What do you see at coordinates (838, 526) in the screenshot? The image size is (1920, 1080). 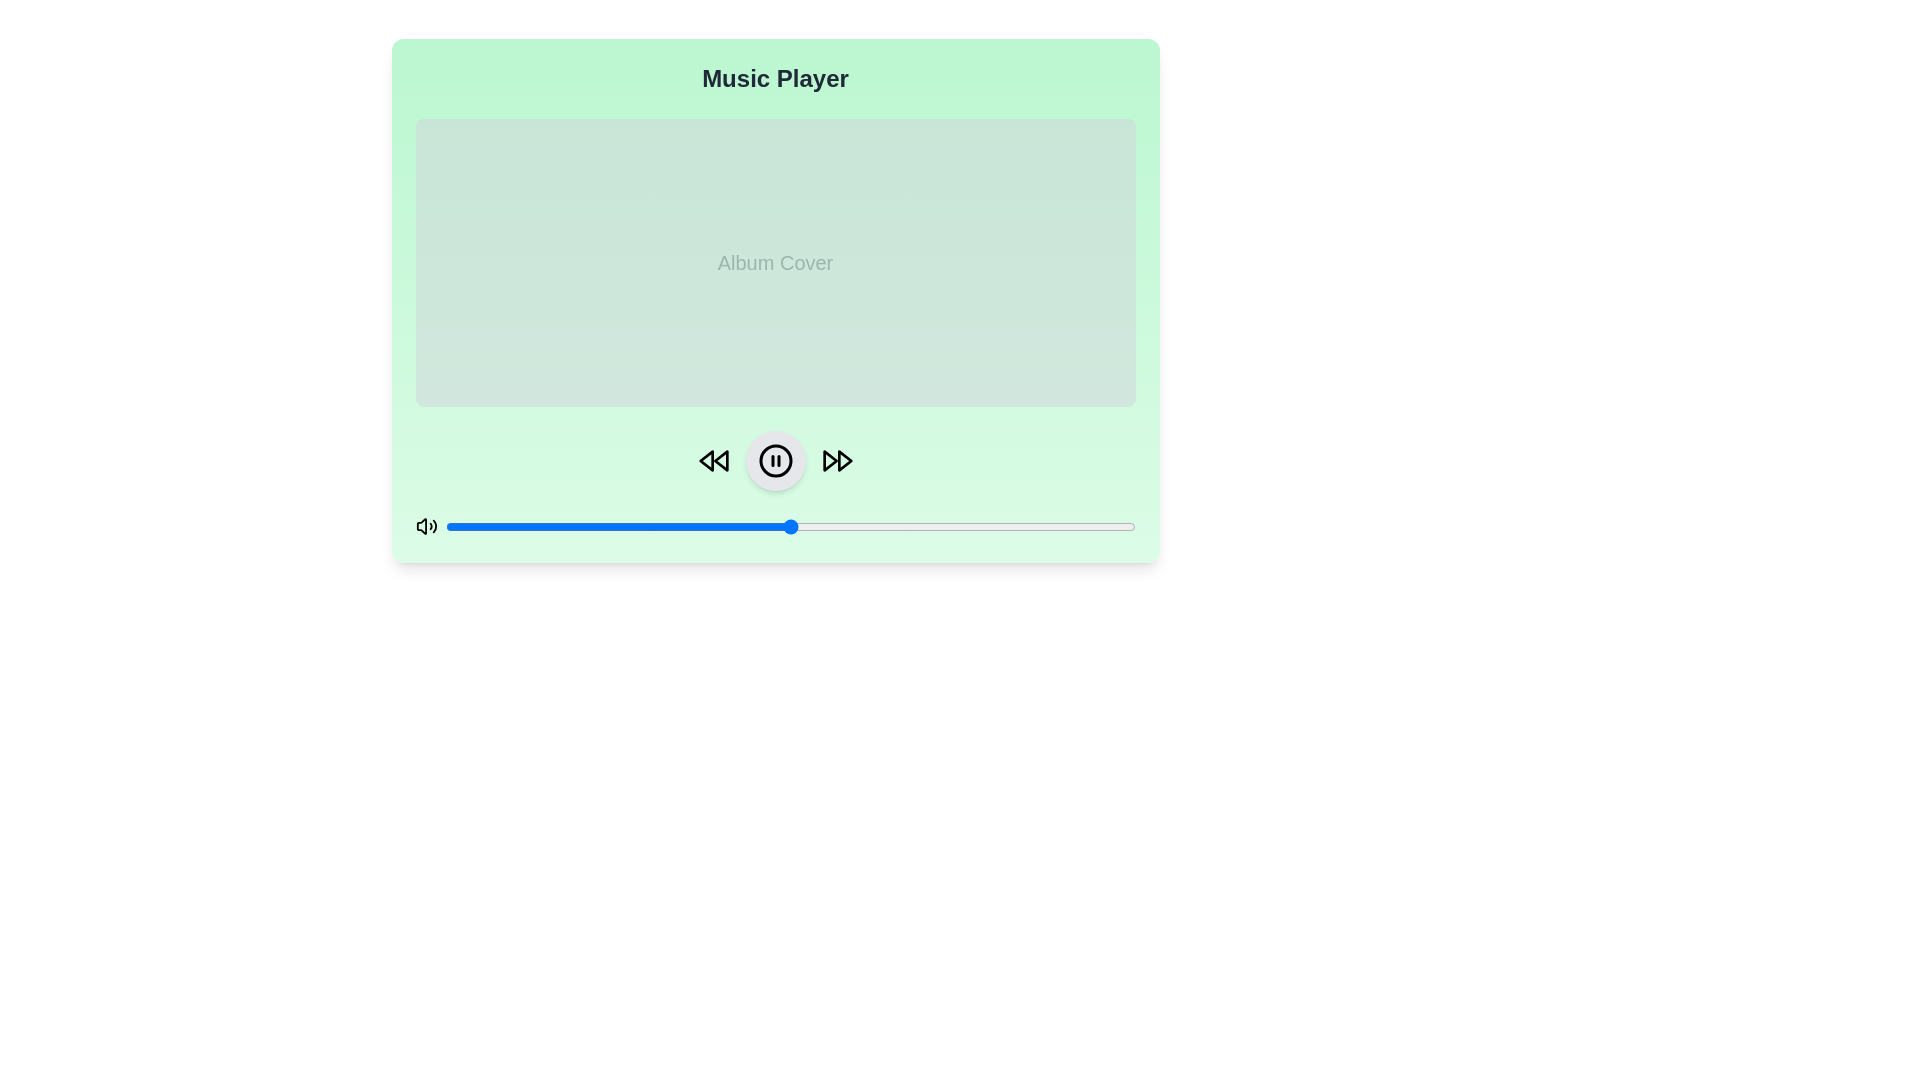 I see `the slider position` at bounding box center [838, 526].